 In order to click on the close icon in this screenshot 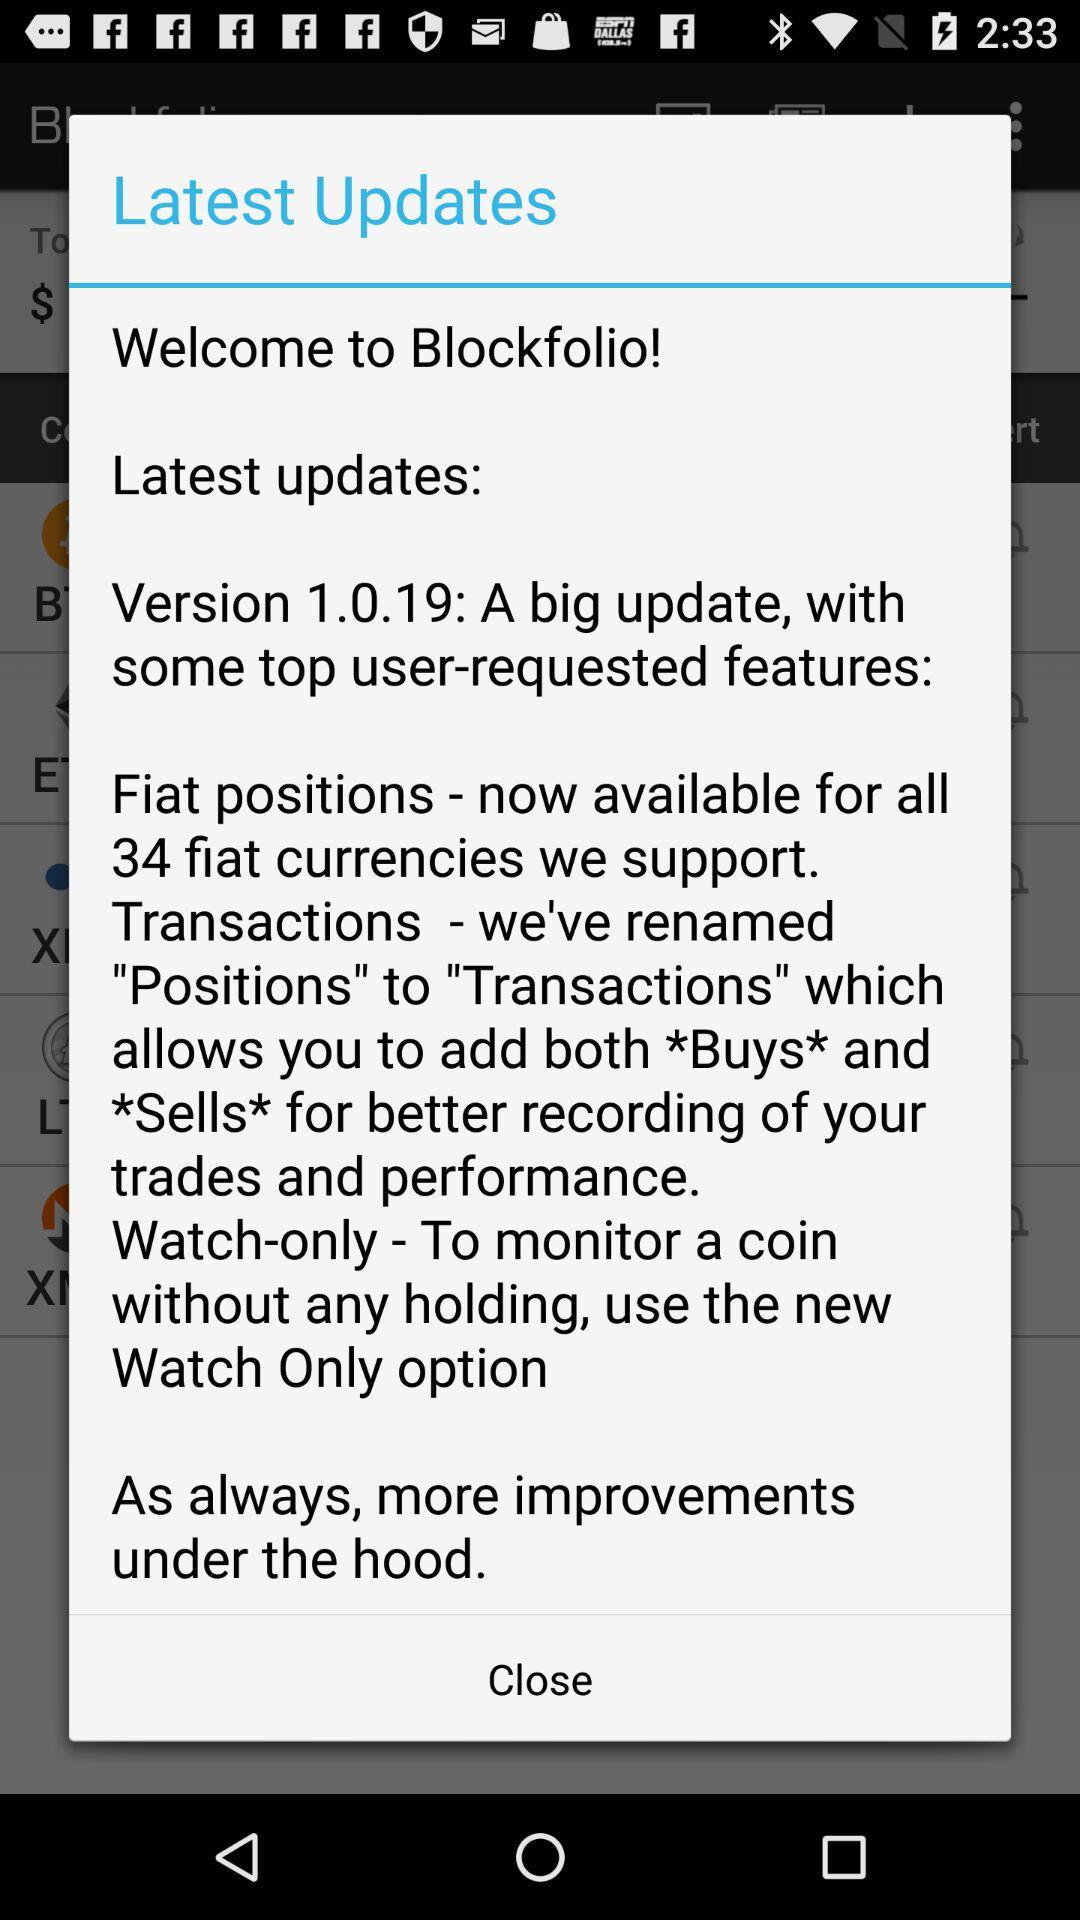, I will do `click(540, 1678)`.